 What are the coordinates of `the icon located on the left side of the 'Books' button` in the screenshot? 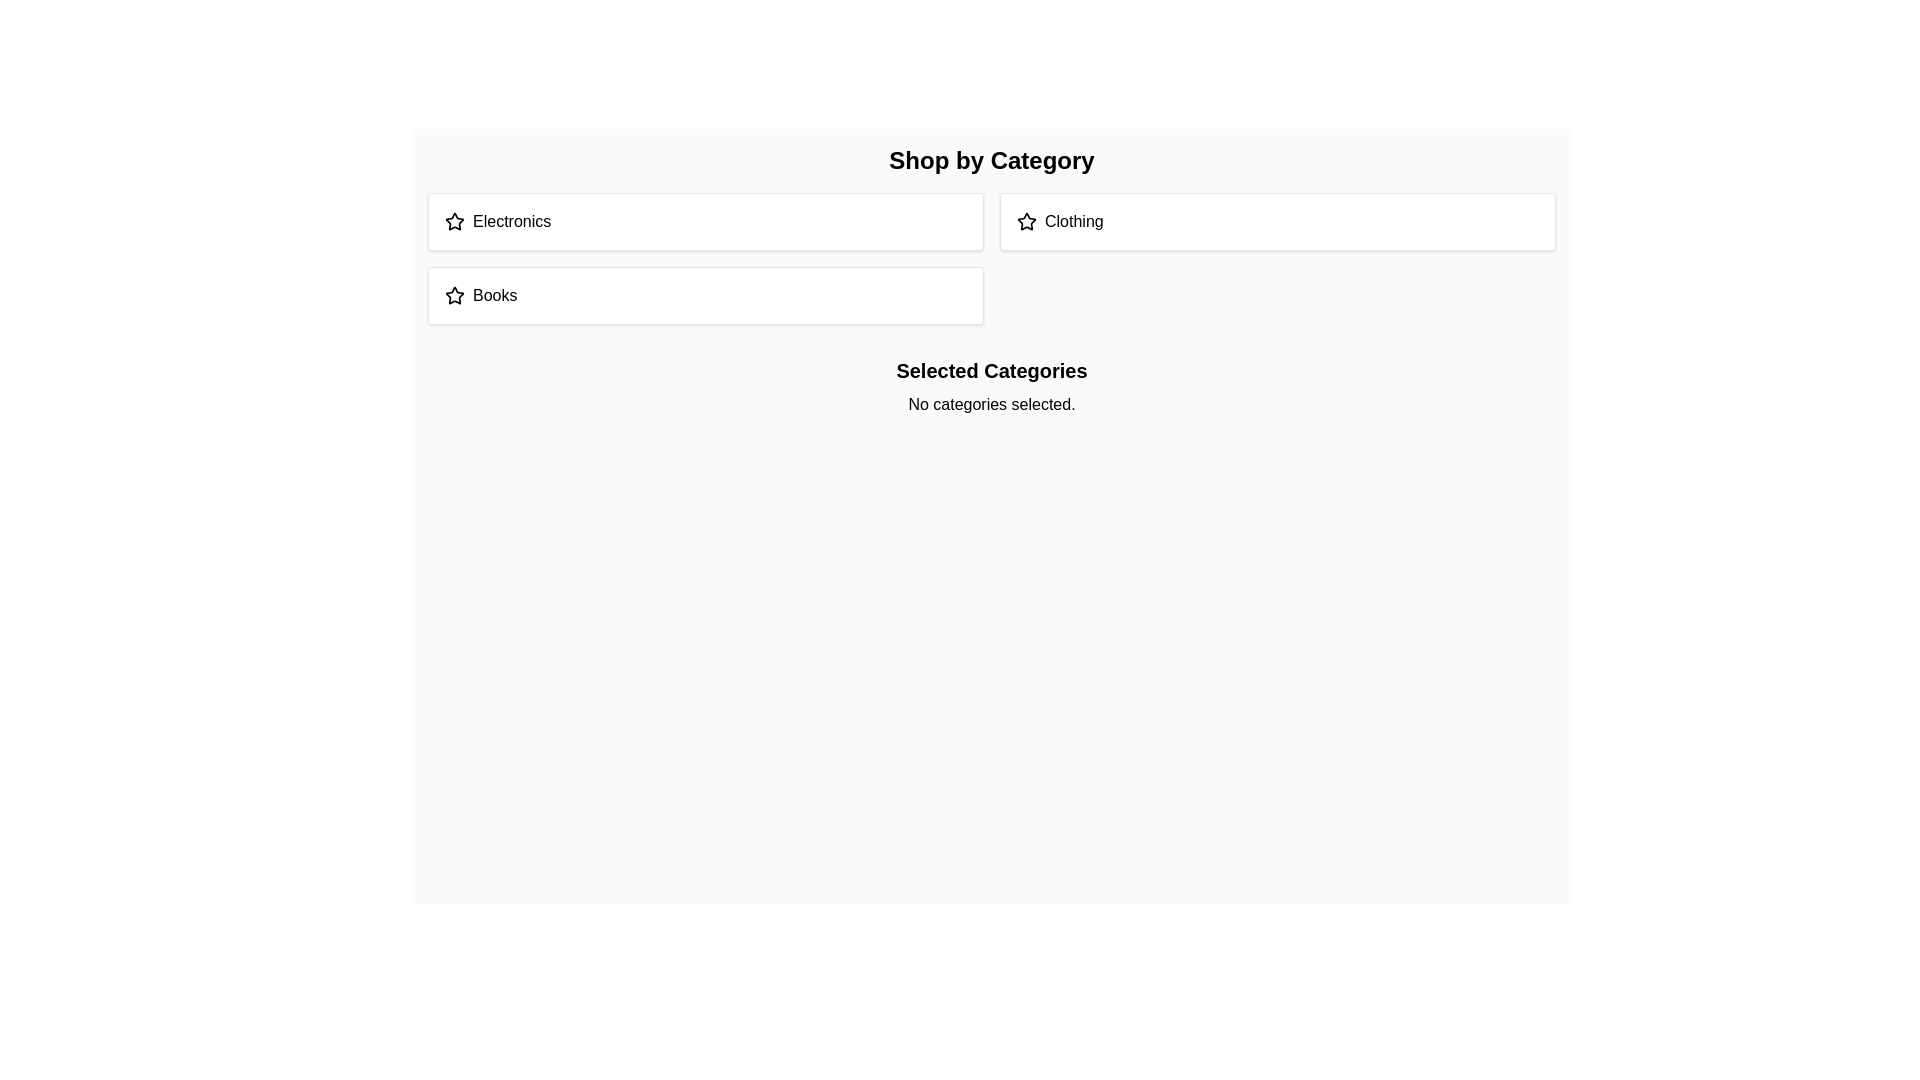 It's located at (454, 296).